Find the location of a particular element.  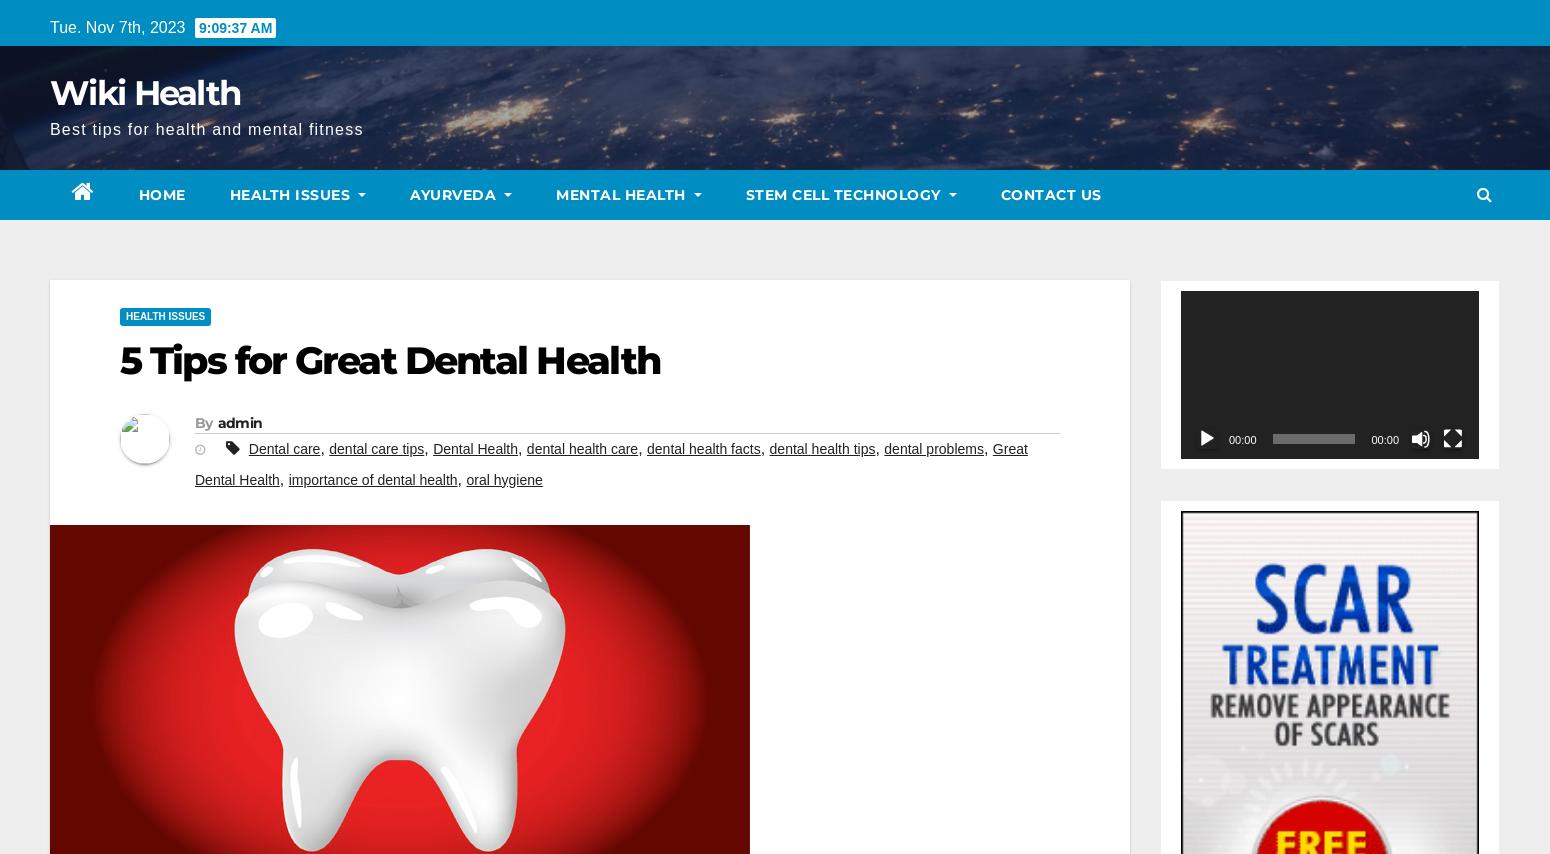

'9:09:38 AM' is located at coordinates (196, 27).